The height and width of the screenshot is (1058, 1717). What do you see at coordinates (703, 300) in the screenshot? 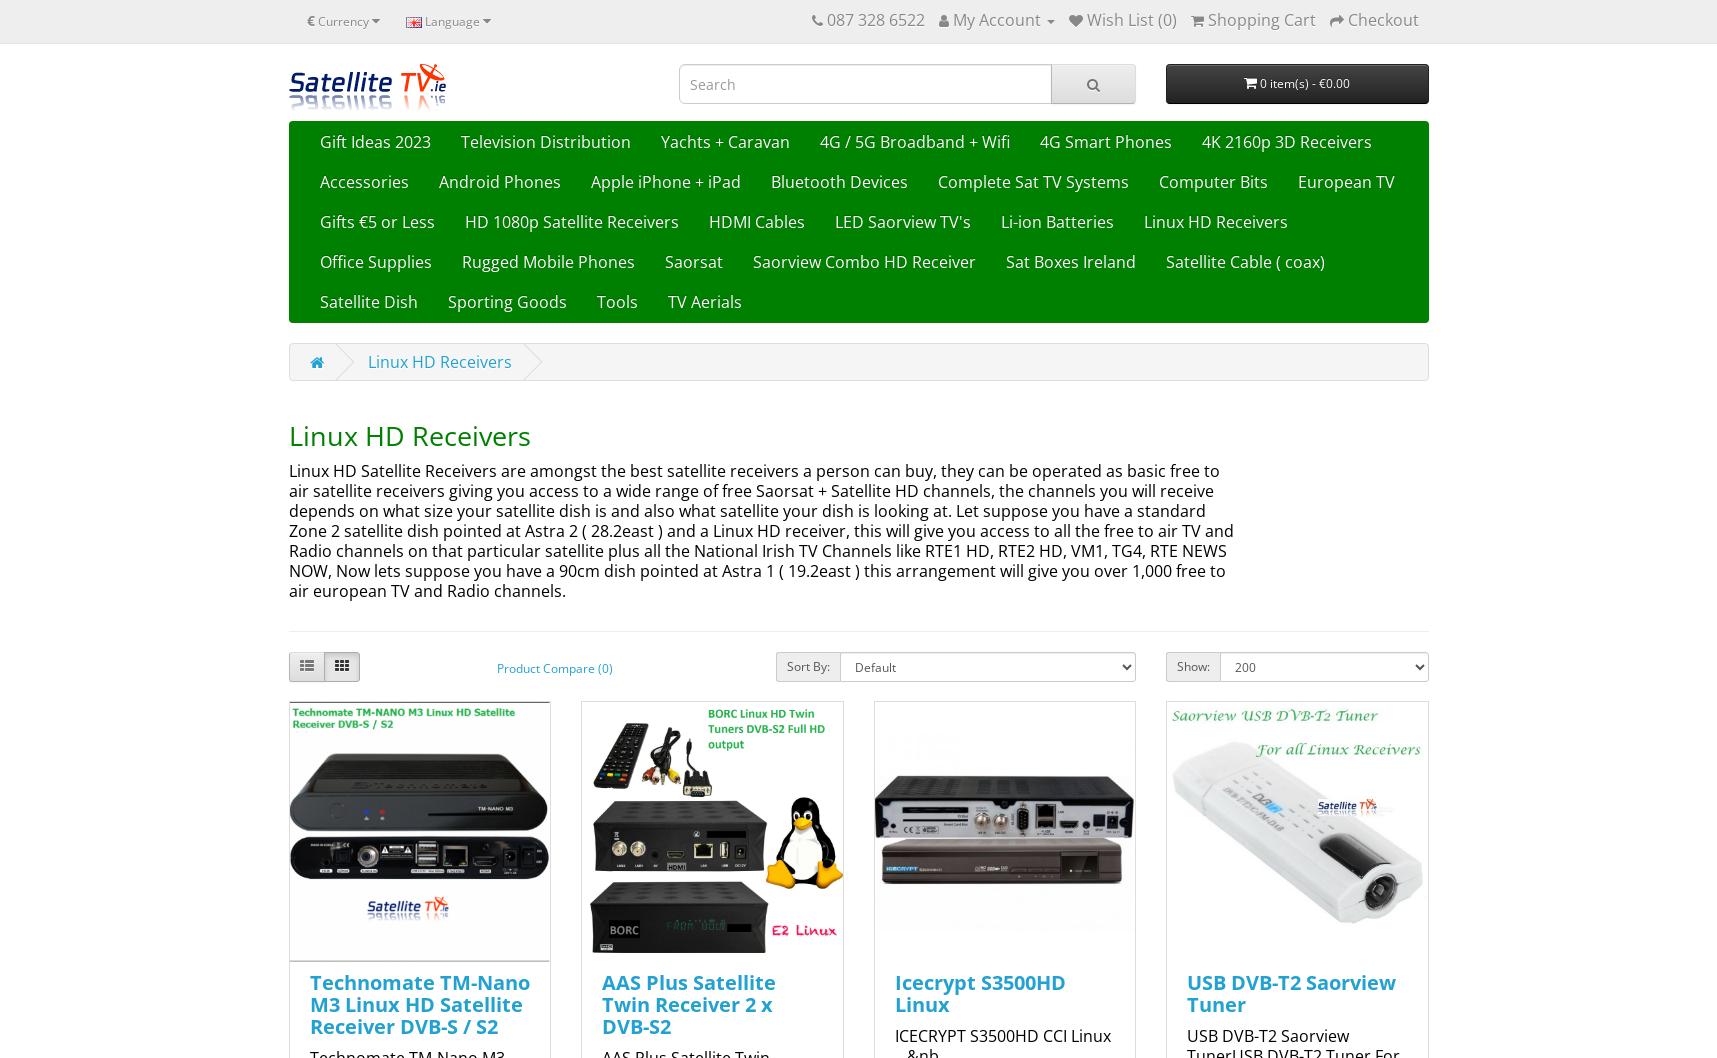
I see `'TV  Aerials'` at bounding box center [703, 300].